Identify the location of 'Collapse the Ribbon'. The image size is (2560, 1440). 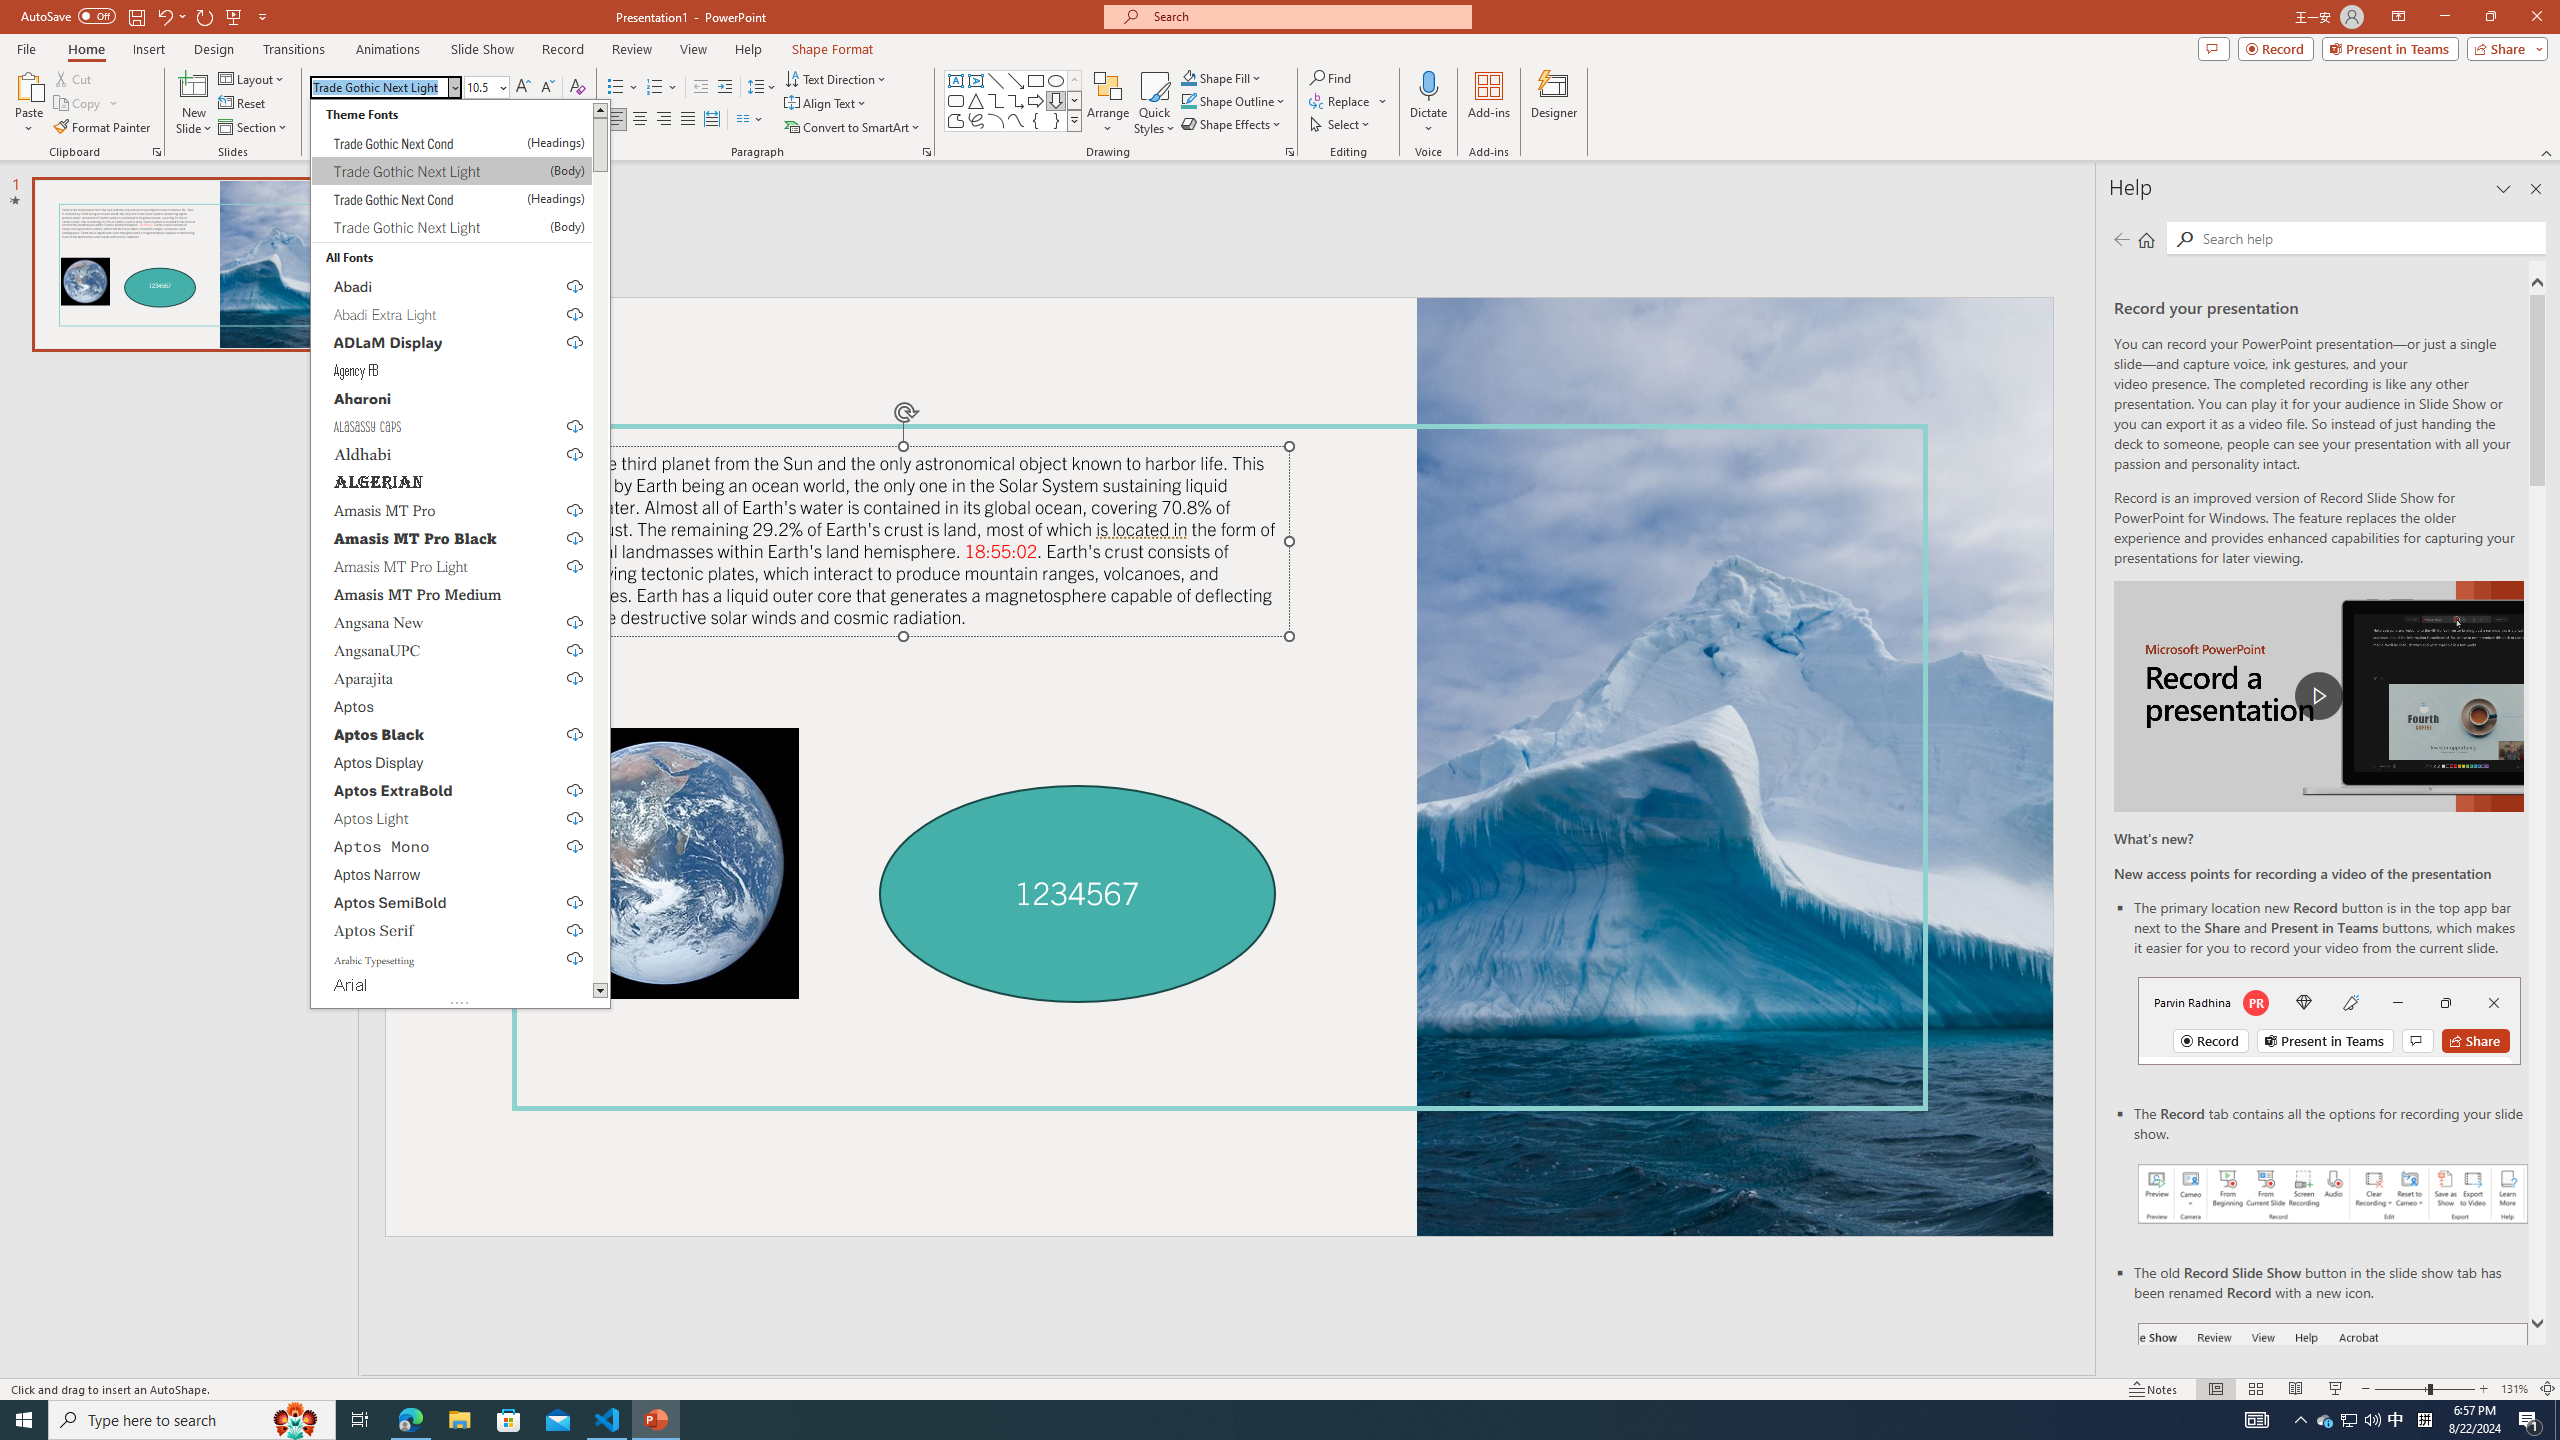
(2547, 153).